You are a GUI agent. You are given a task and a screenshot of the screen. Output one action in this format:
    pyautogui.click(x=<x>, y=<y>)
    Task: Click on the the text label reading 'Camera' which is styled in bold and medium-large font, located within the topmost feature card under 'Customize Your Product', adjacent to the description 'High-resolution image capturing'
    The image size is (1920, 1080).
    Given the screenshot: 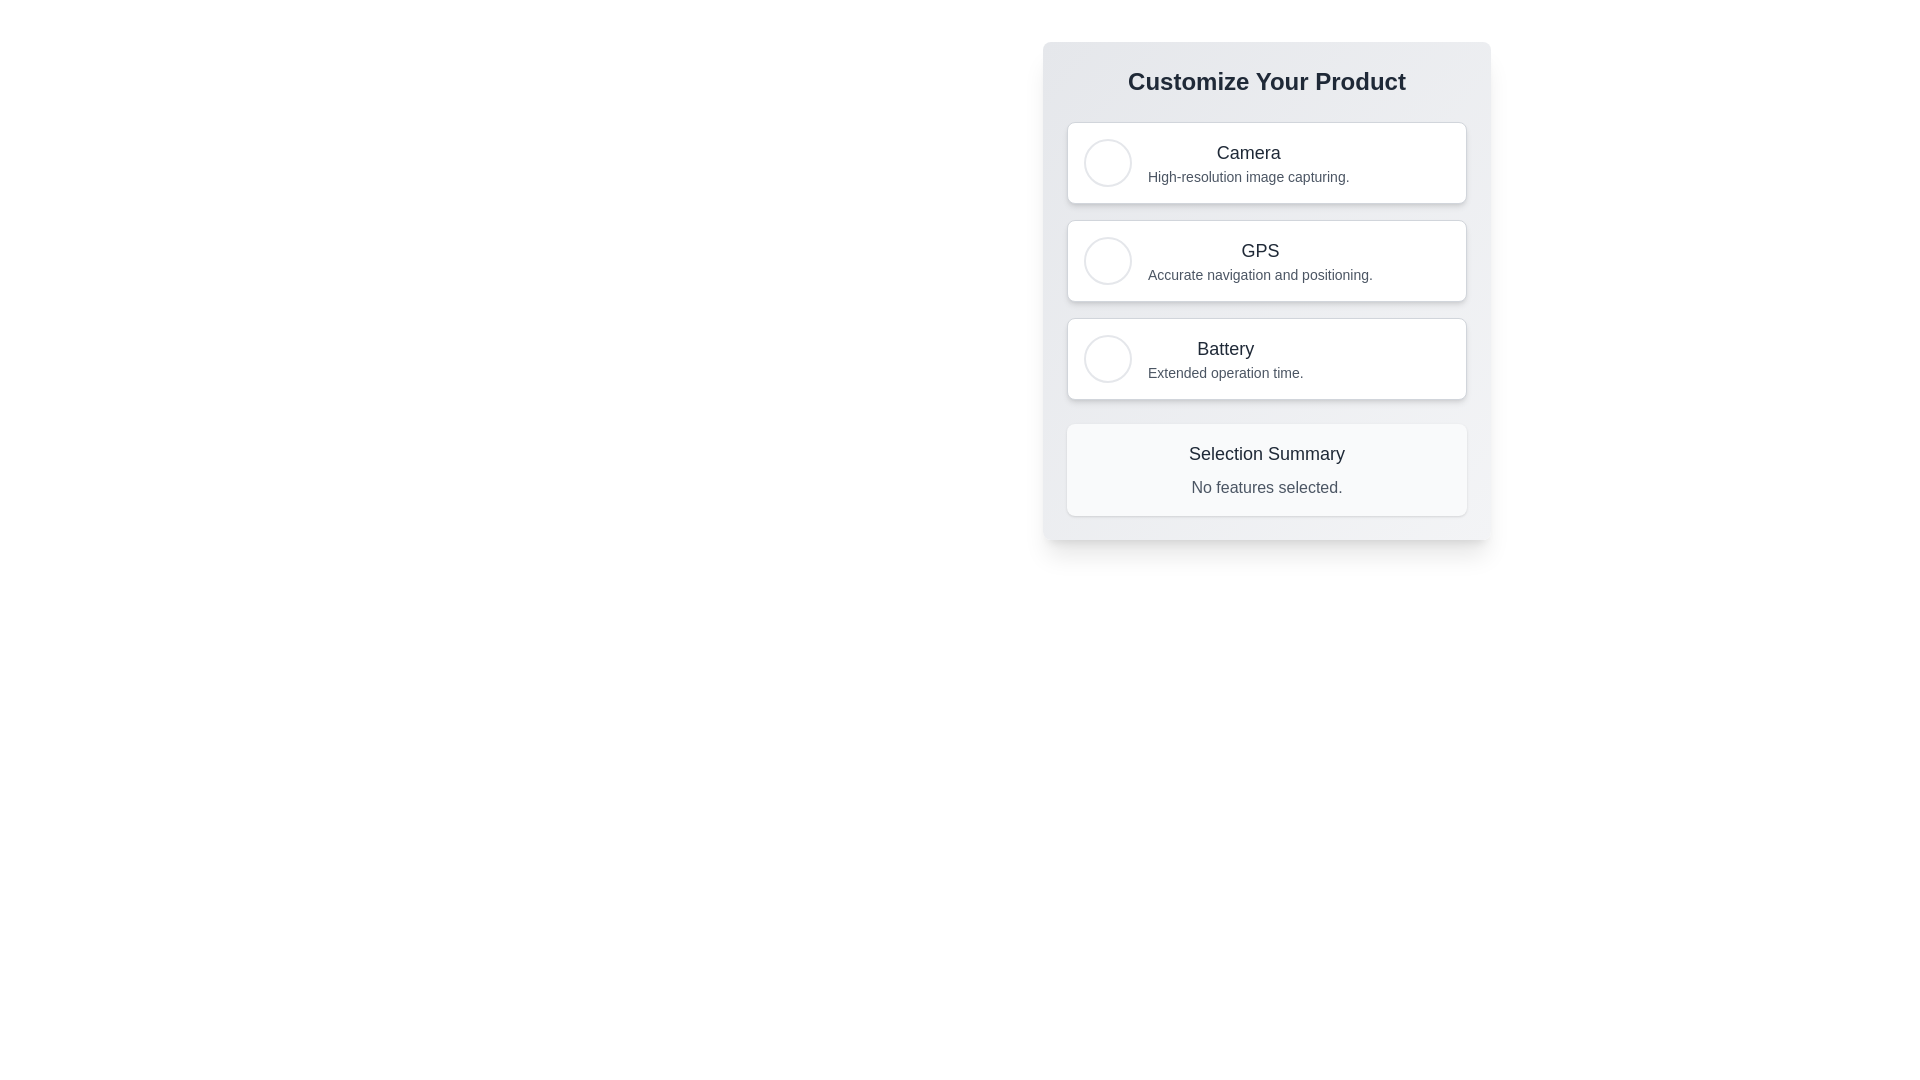 What is the action you would take?
    pyautogui.click(x=1247, y=152)
    